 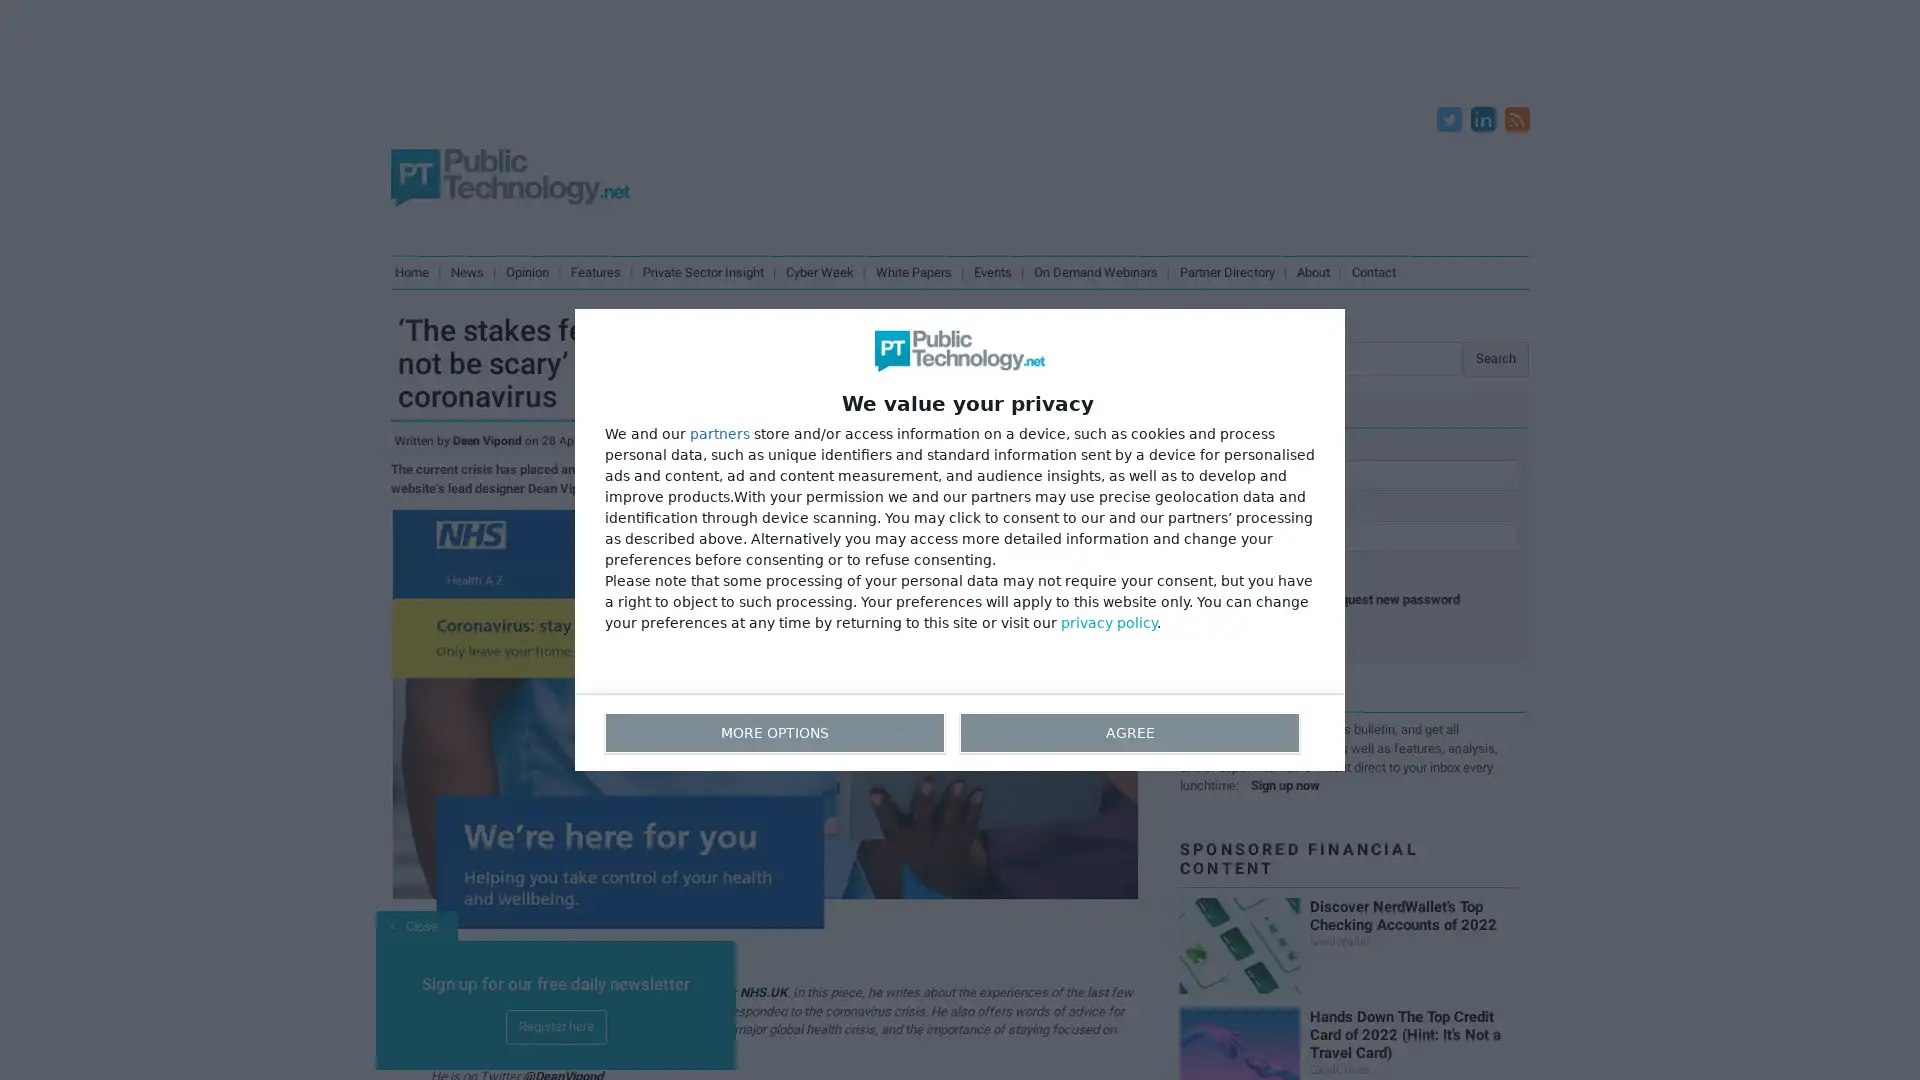 I want to click on partners, so click(x=720, y=431).